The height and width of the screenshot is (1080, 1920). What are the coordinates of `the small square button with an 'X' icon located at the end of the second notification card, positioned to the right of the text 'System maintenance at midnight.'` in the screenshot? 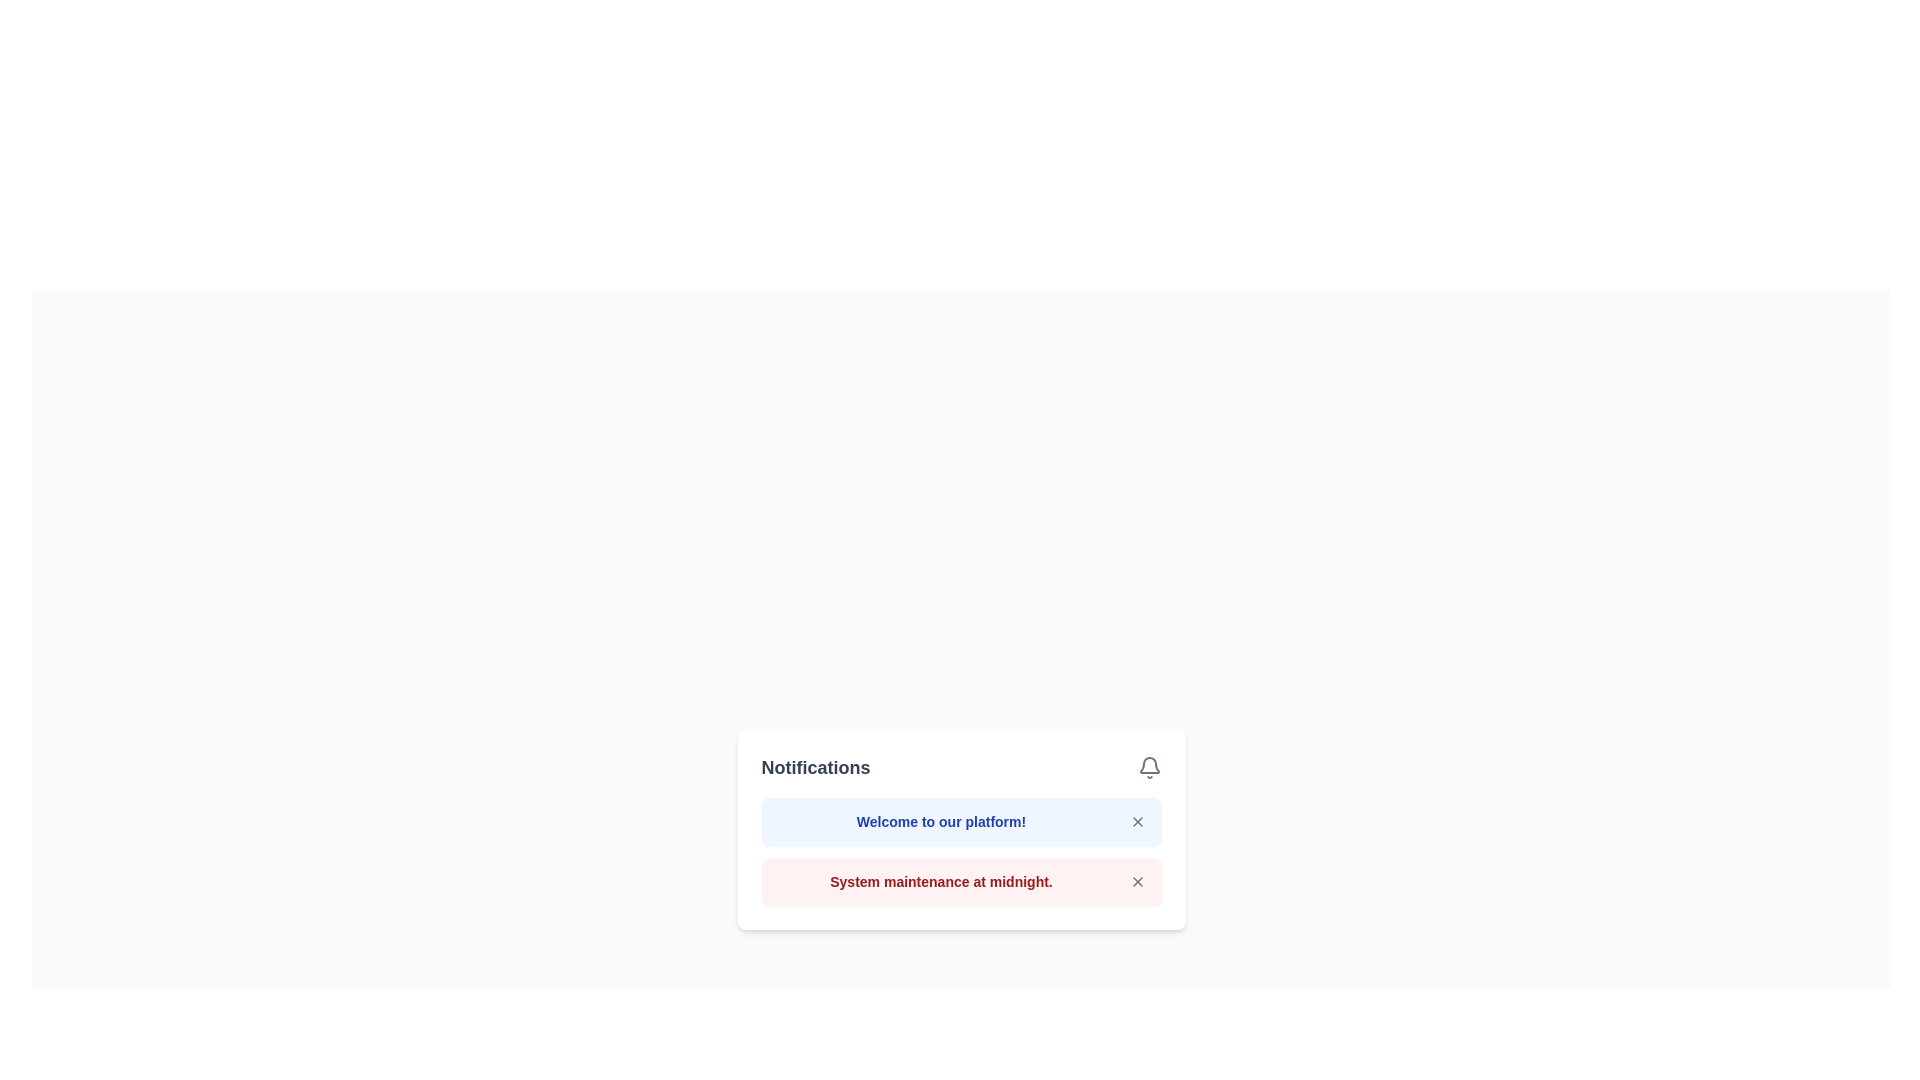 It's located at (1137, 881).